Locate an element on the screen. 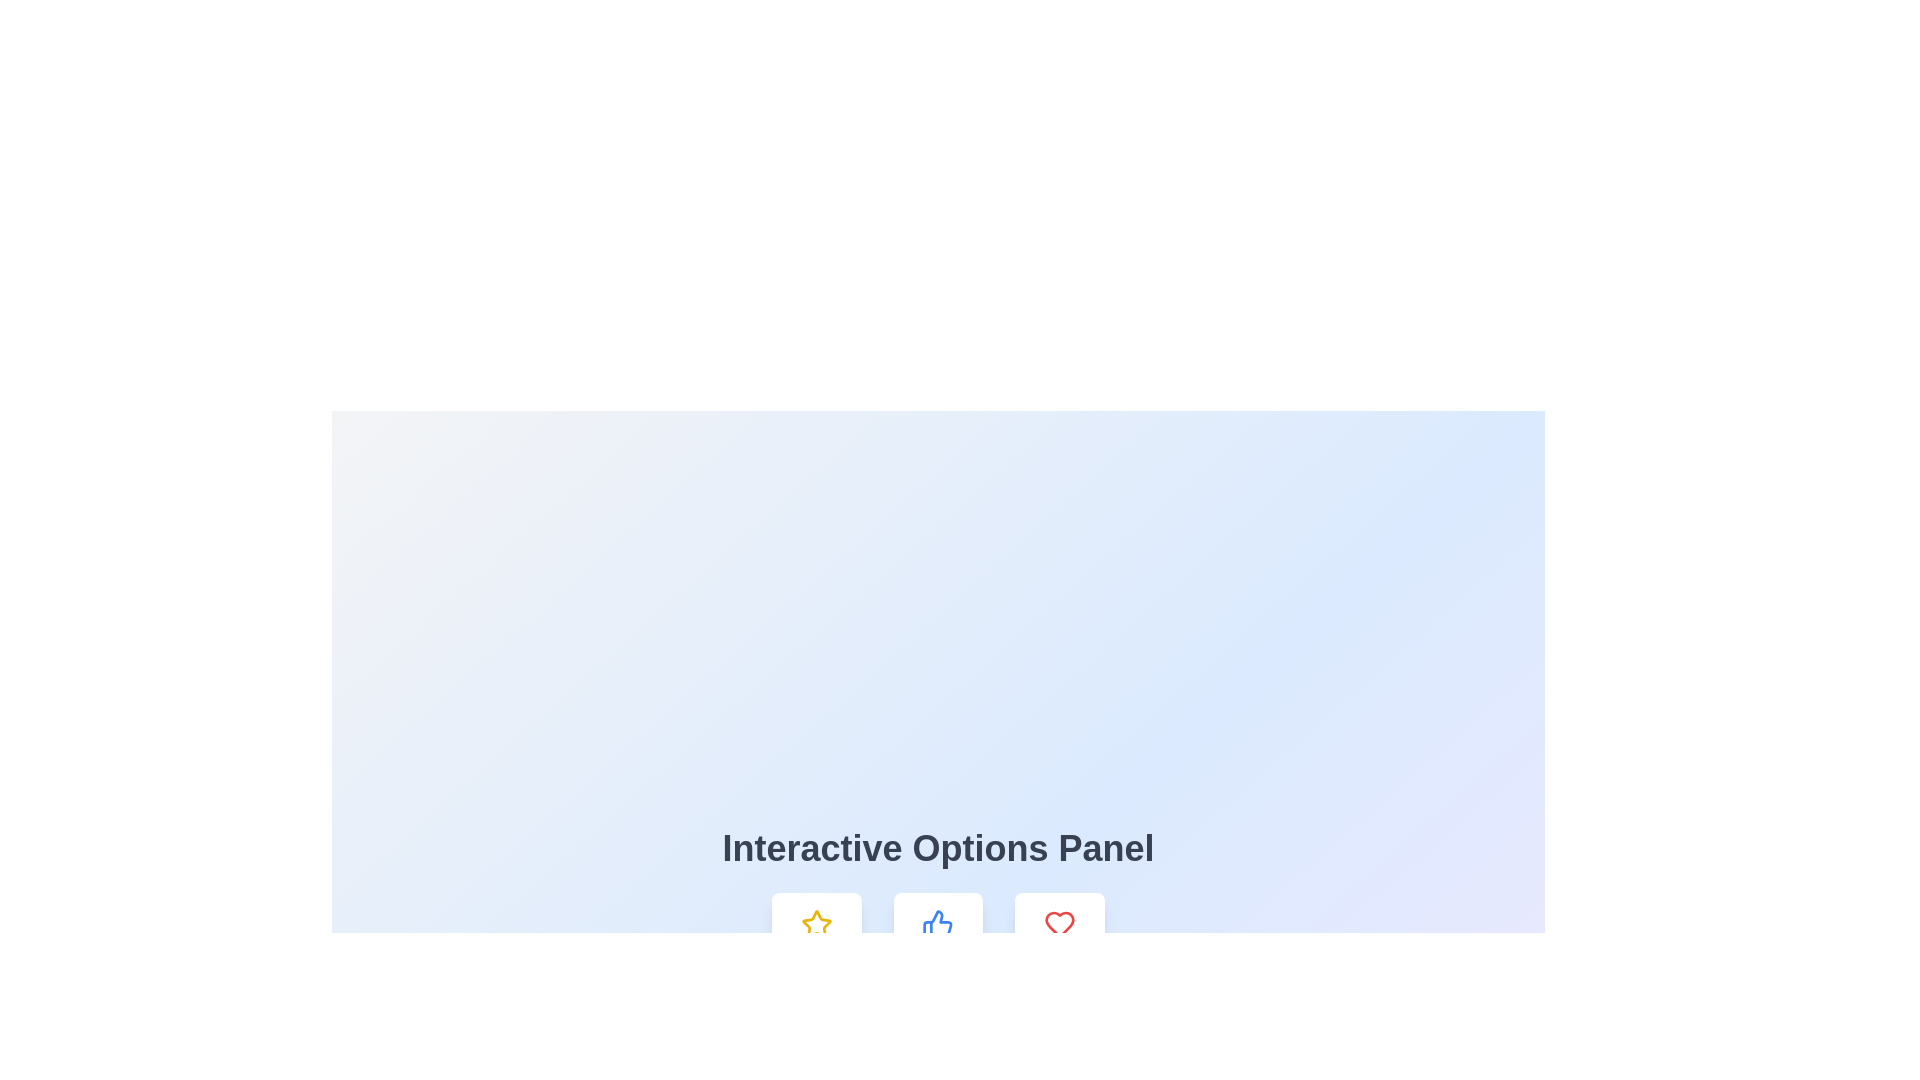 This screenshot has height=1080, width=1920. the heart icon button, which is the third button in a row of three buttons beneath the 'Interactive Options Panel' is located at coordinates (1059, 925).